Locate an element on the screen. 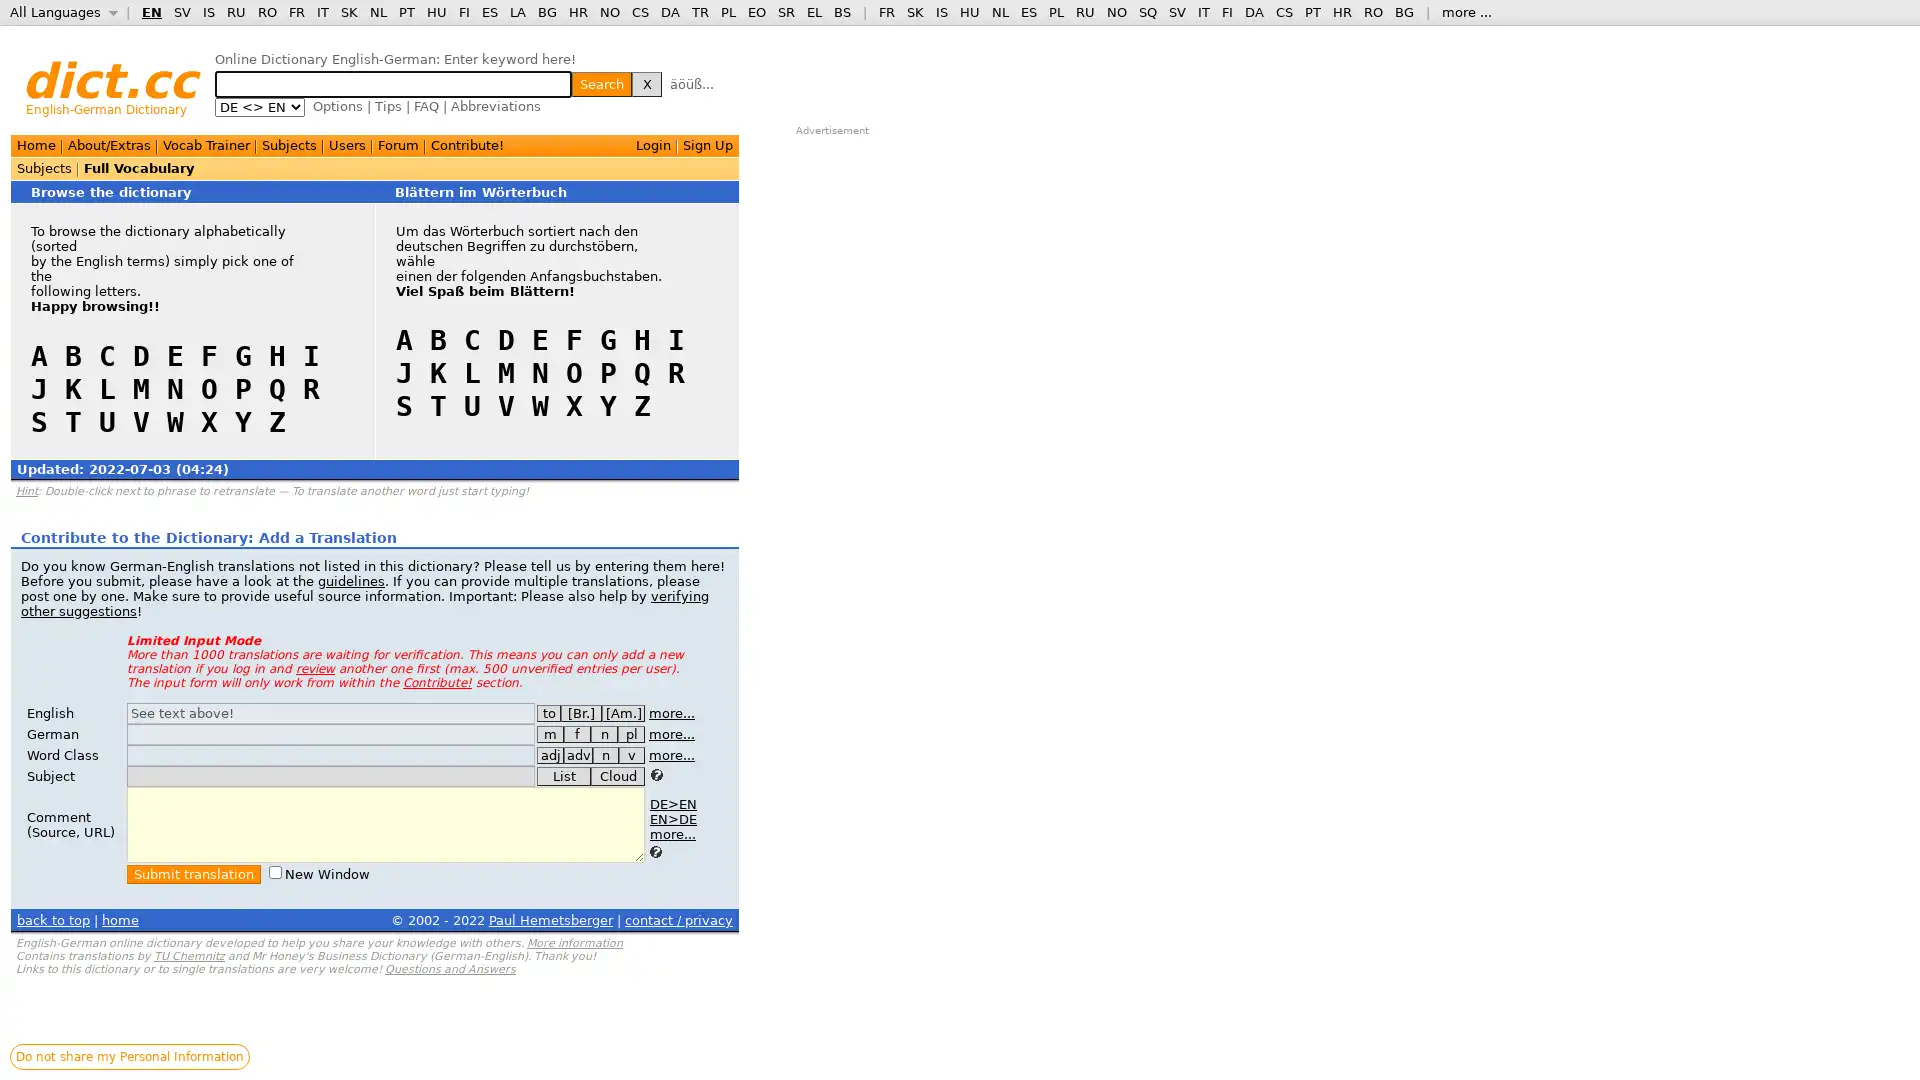 The height and width of the screenshot is (1080, 1920). adj is located at coordinates (550, 755).